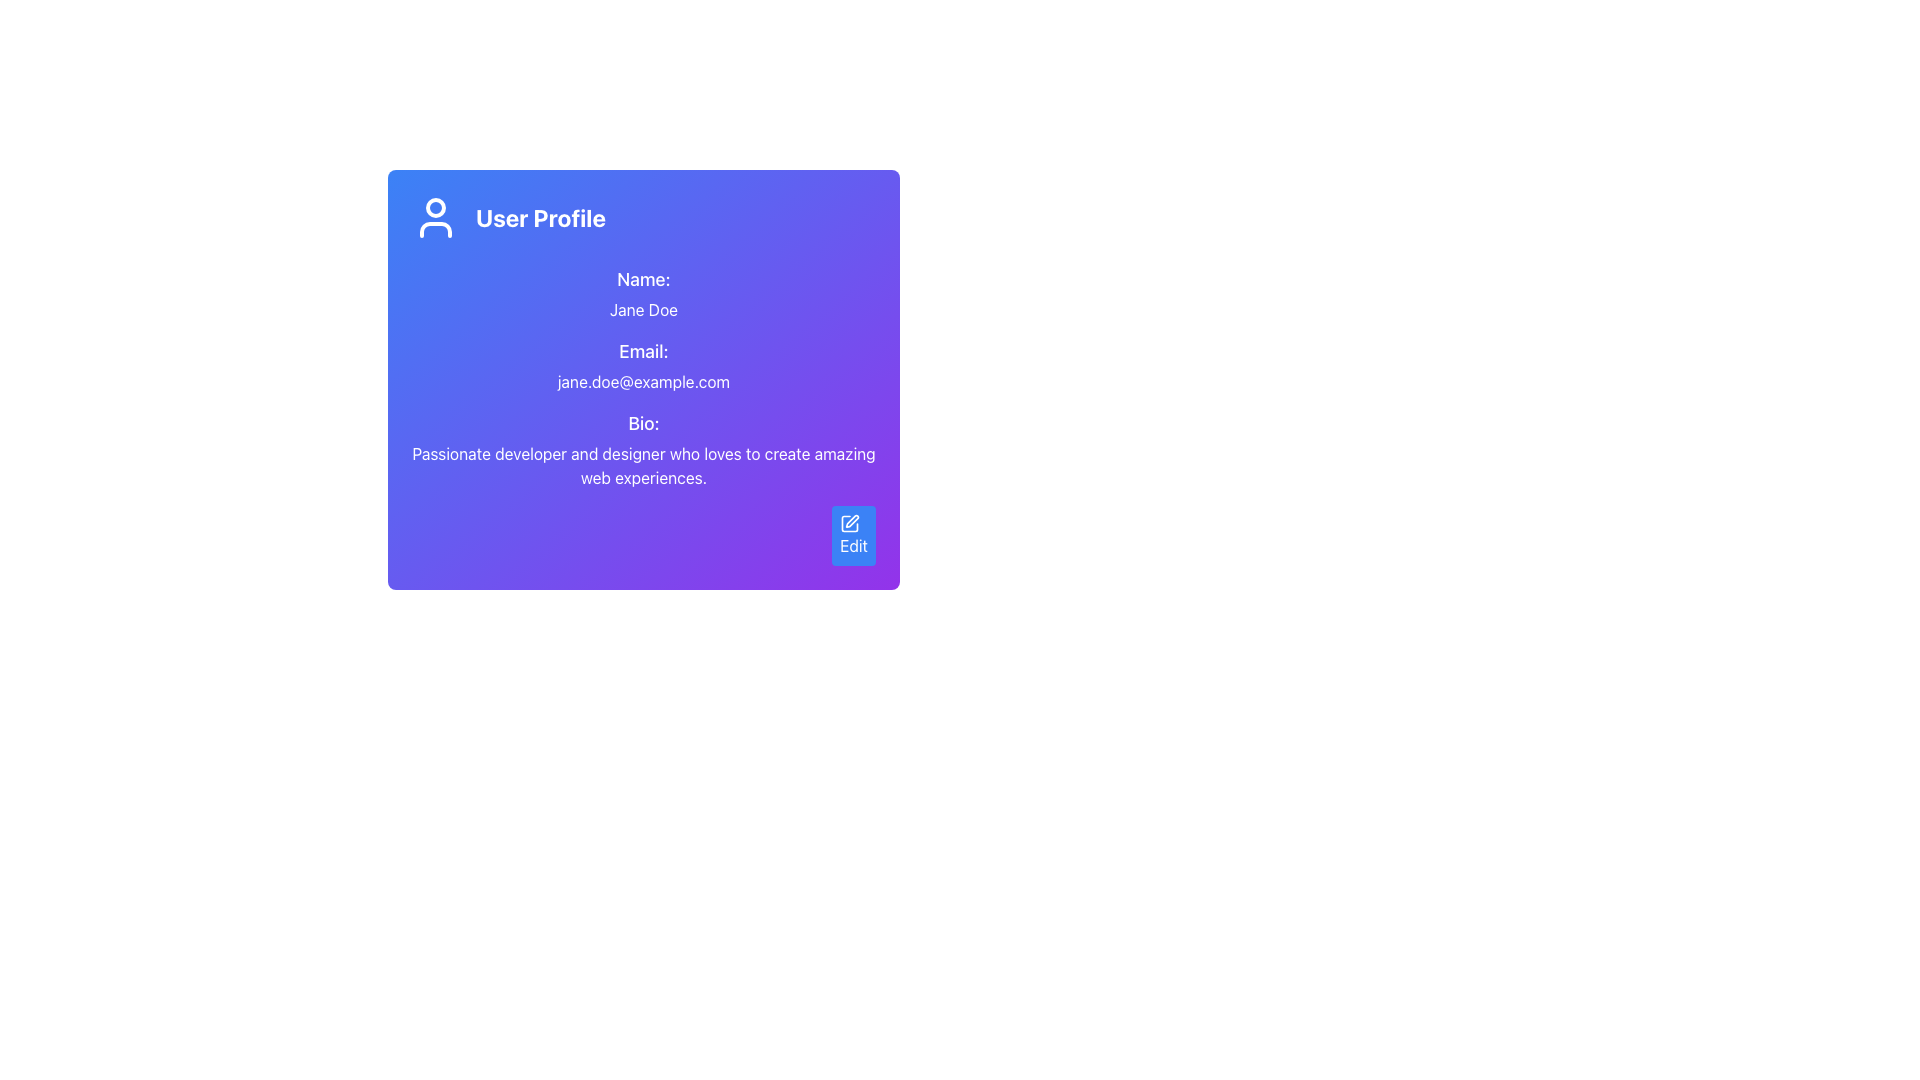 Image resolution: width=1920 pixels, height=1080 pixels. What do you see at coordinates (643, 466) in the screenshot?
I see `the static text element providing the user's biography located under the 'Bio:' label in the user profile section` at bounding box center [643, 466].